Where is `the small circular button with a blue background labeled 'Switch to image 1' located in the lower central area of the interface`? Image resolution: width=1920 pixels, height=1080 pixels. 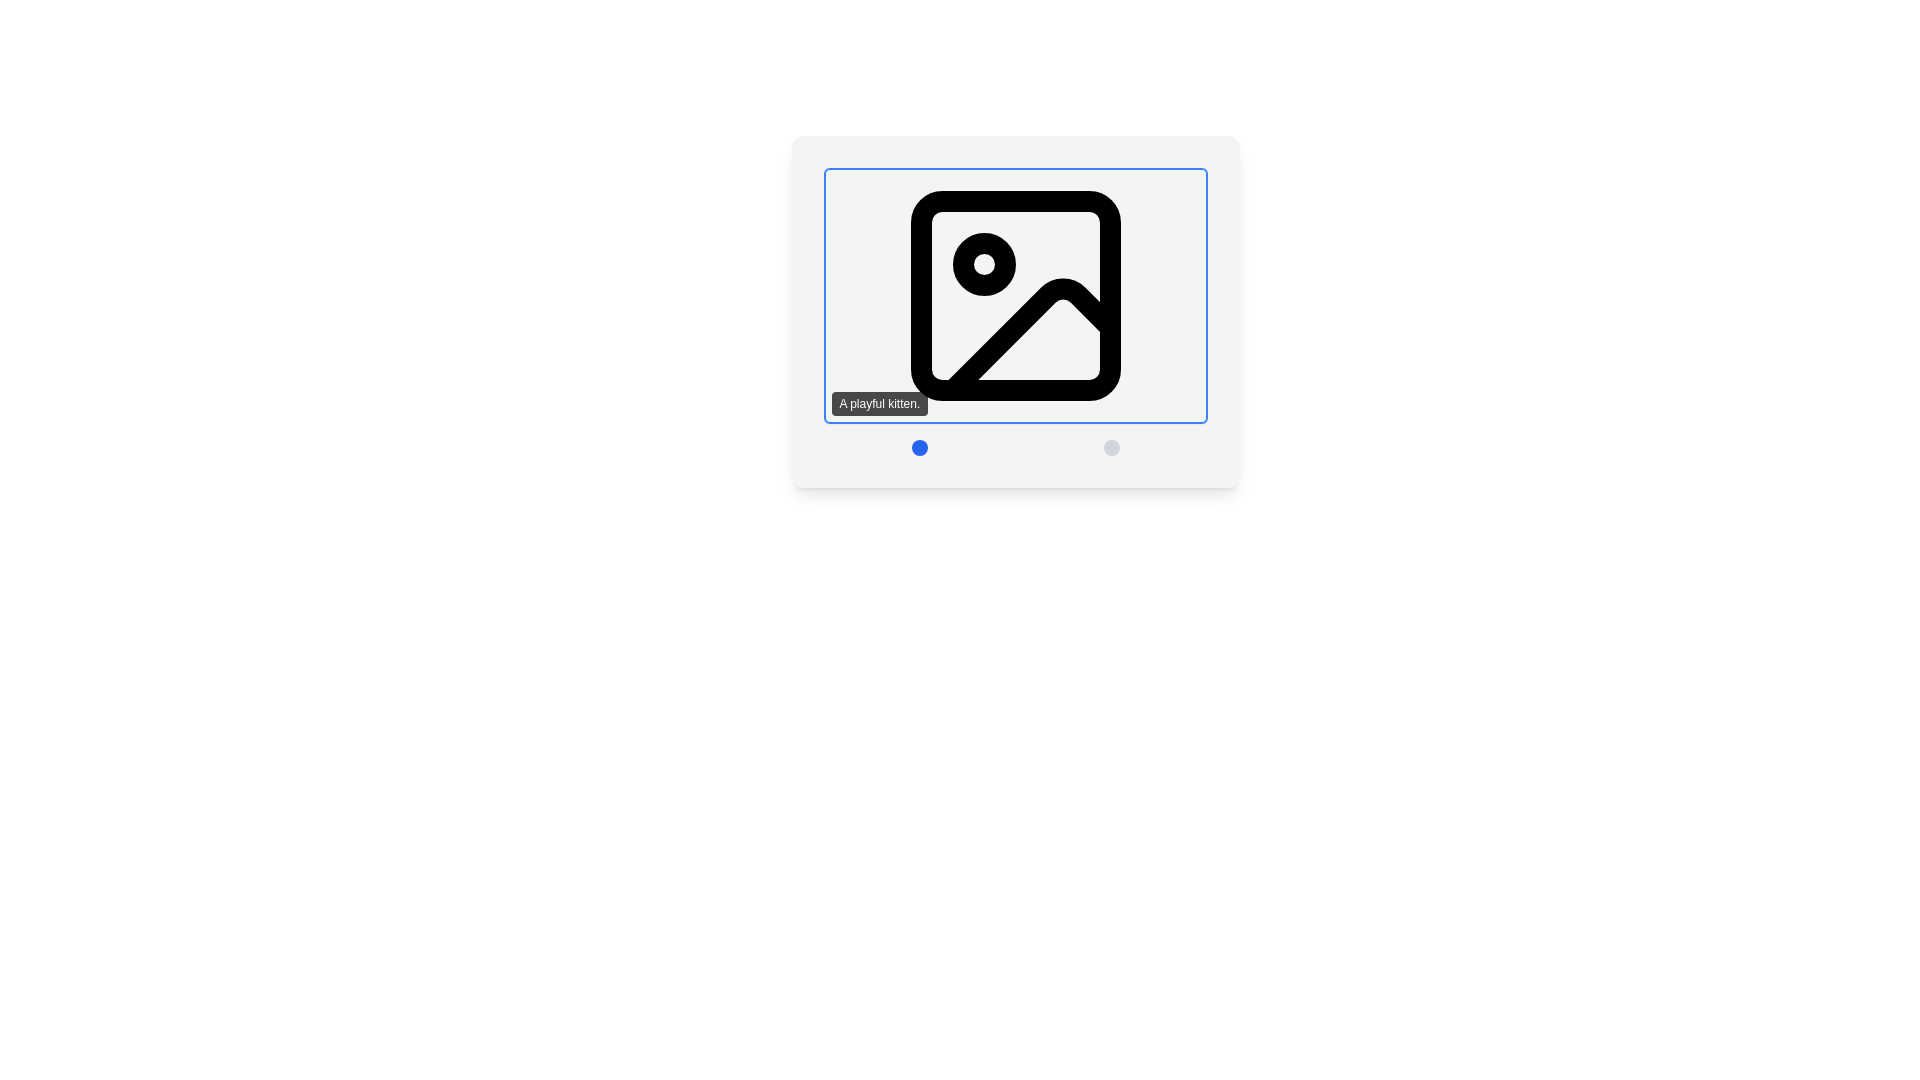
the small circular button with a blue background labeled 'Switch to image 1' located in the lower central area of the interface is located at coordinates (918, 446).